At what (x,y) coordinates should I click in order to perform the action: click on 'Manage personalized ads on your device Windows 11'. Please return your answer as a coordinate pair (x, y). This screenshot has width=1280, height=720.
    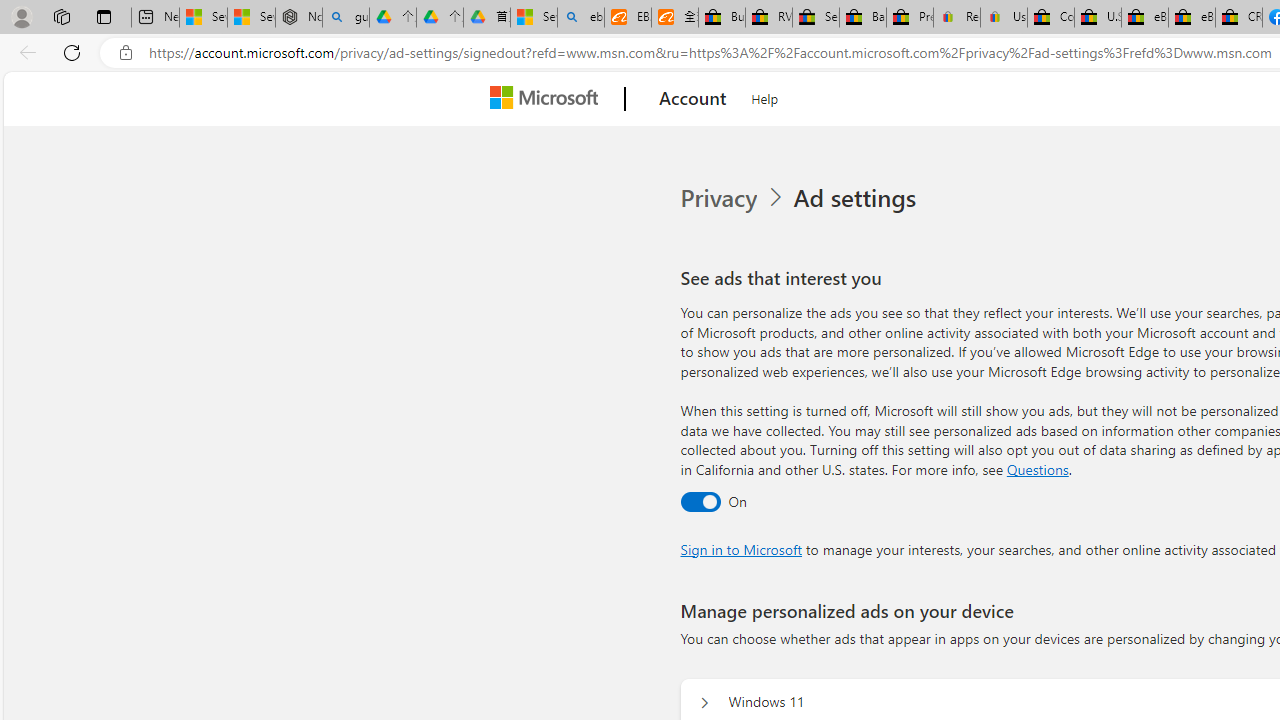
    Looking at the image, I should click on (704, 702).